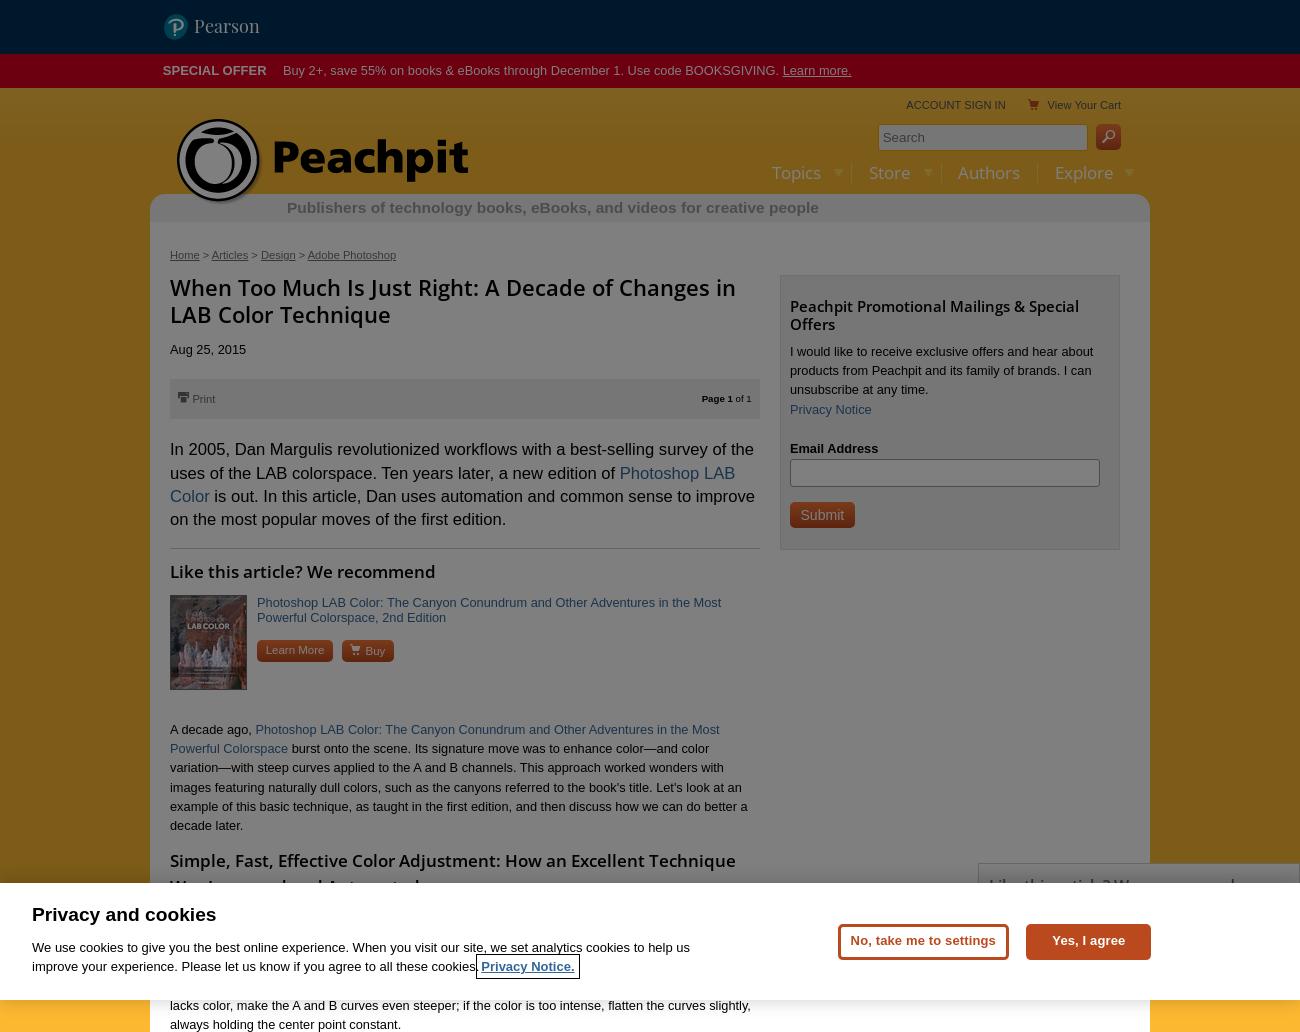 This screenshot has width=1300, height=1032. I want to click on 'I would like to receive exclusive offers and hear about products from Peachpit and its family of brands. I can unsubscribe at any time.', so click(940, 370).